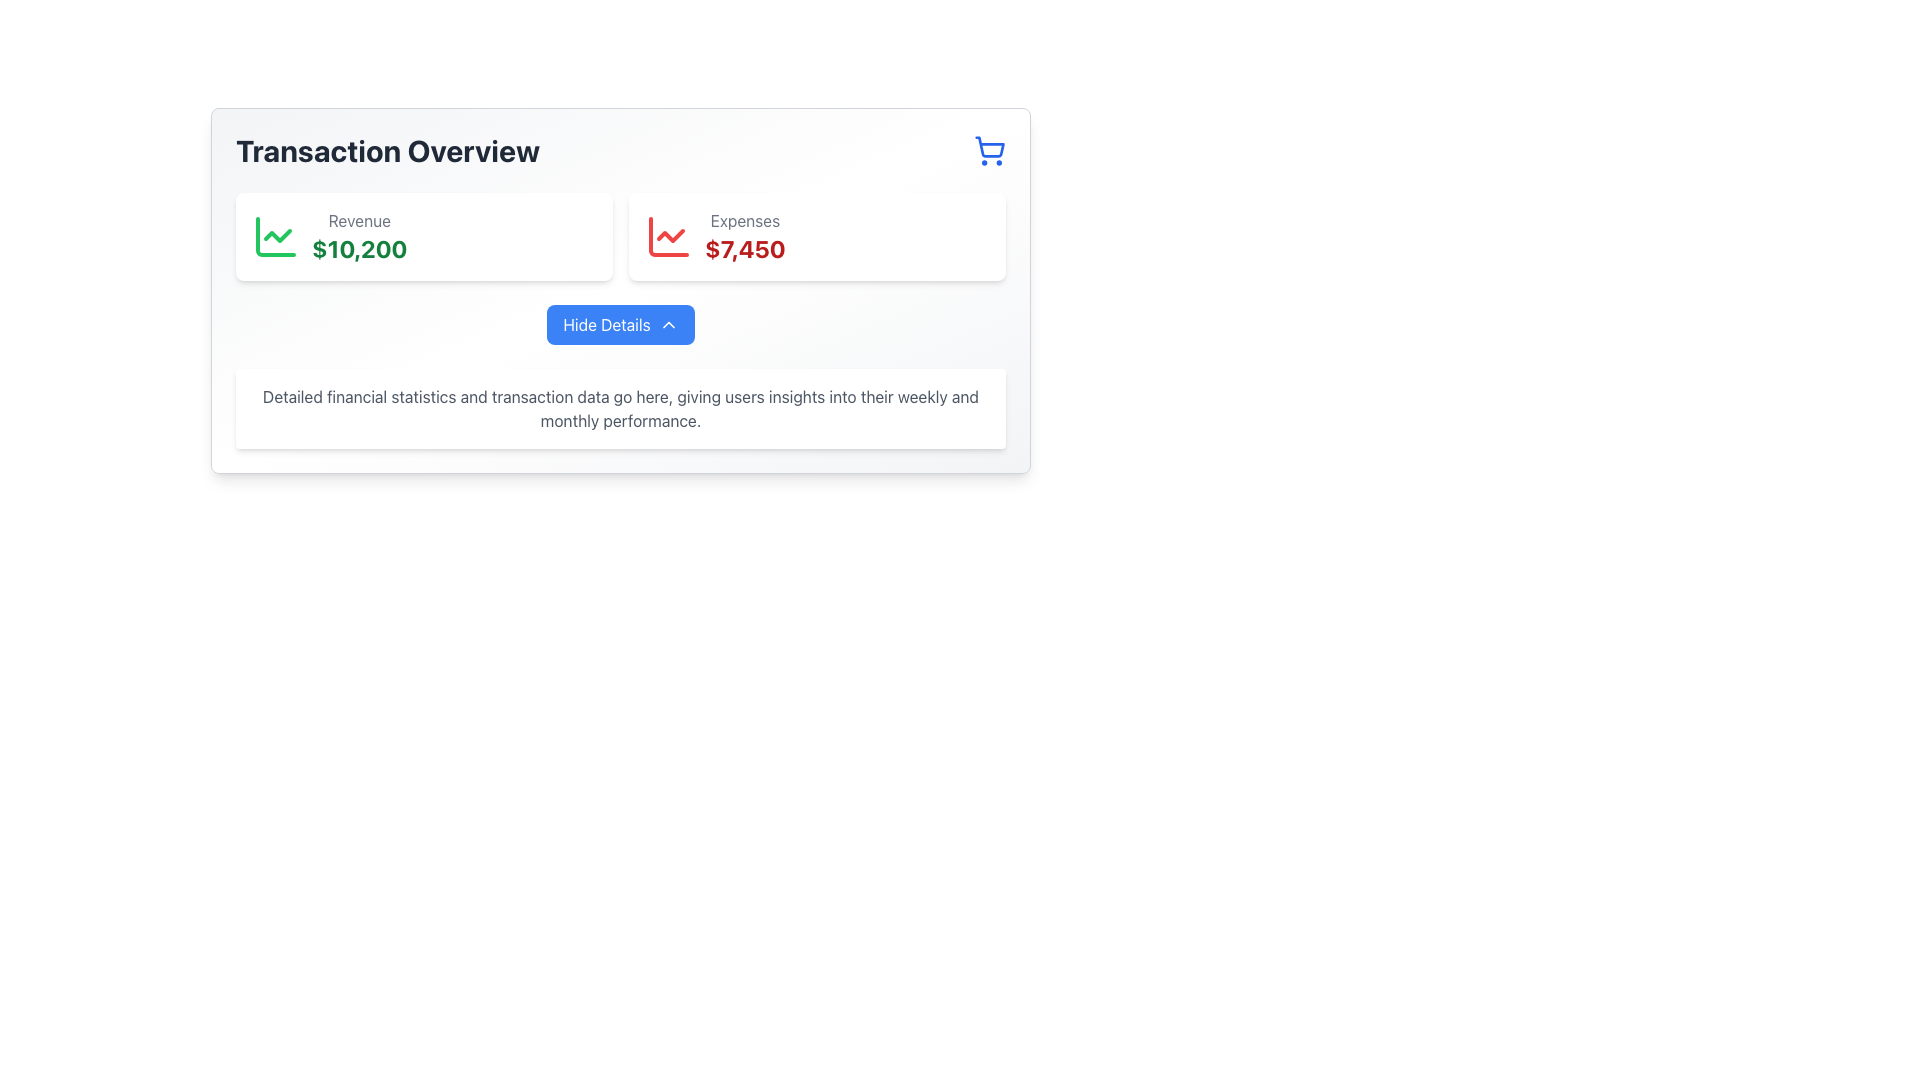 The width and height of the screenshot is (1920, 1080). I want to click on the Informational Text Box, which is a rectangular component with a white background and gray text, located beneath the 'Hide Details' button, so click(619, 407).